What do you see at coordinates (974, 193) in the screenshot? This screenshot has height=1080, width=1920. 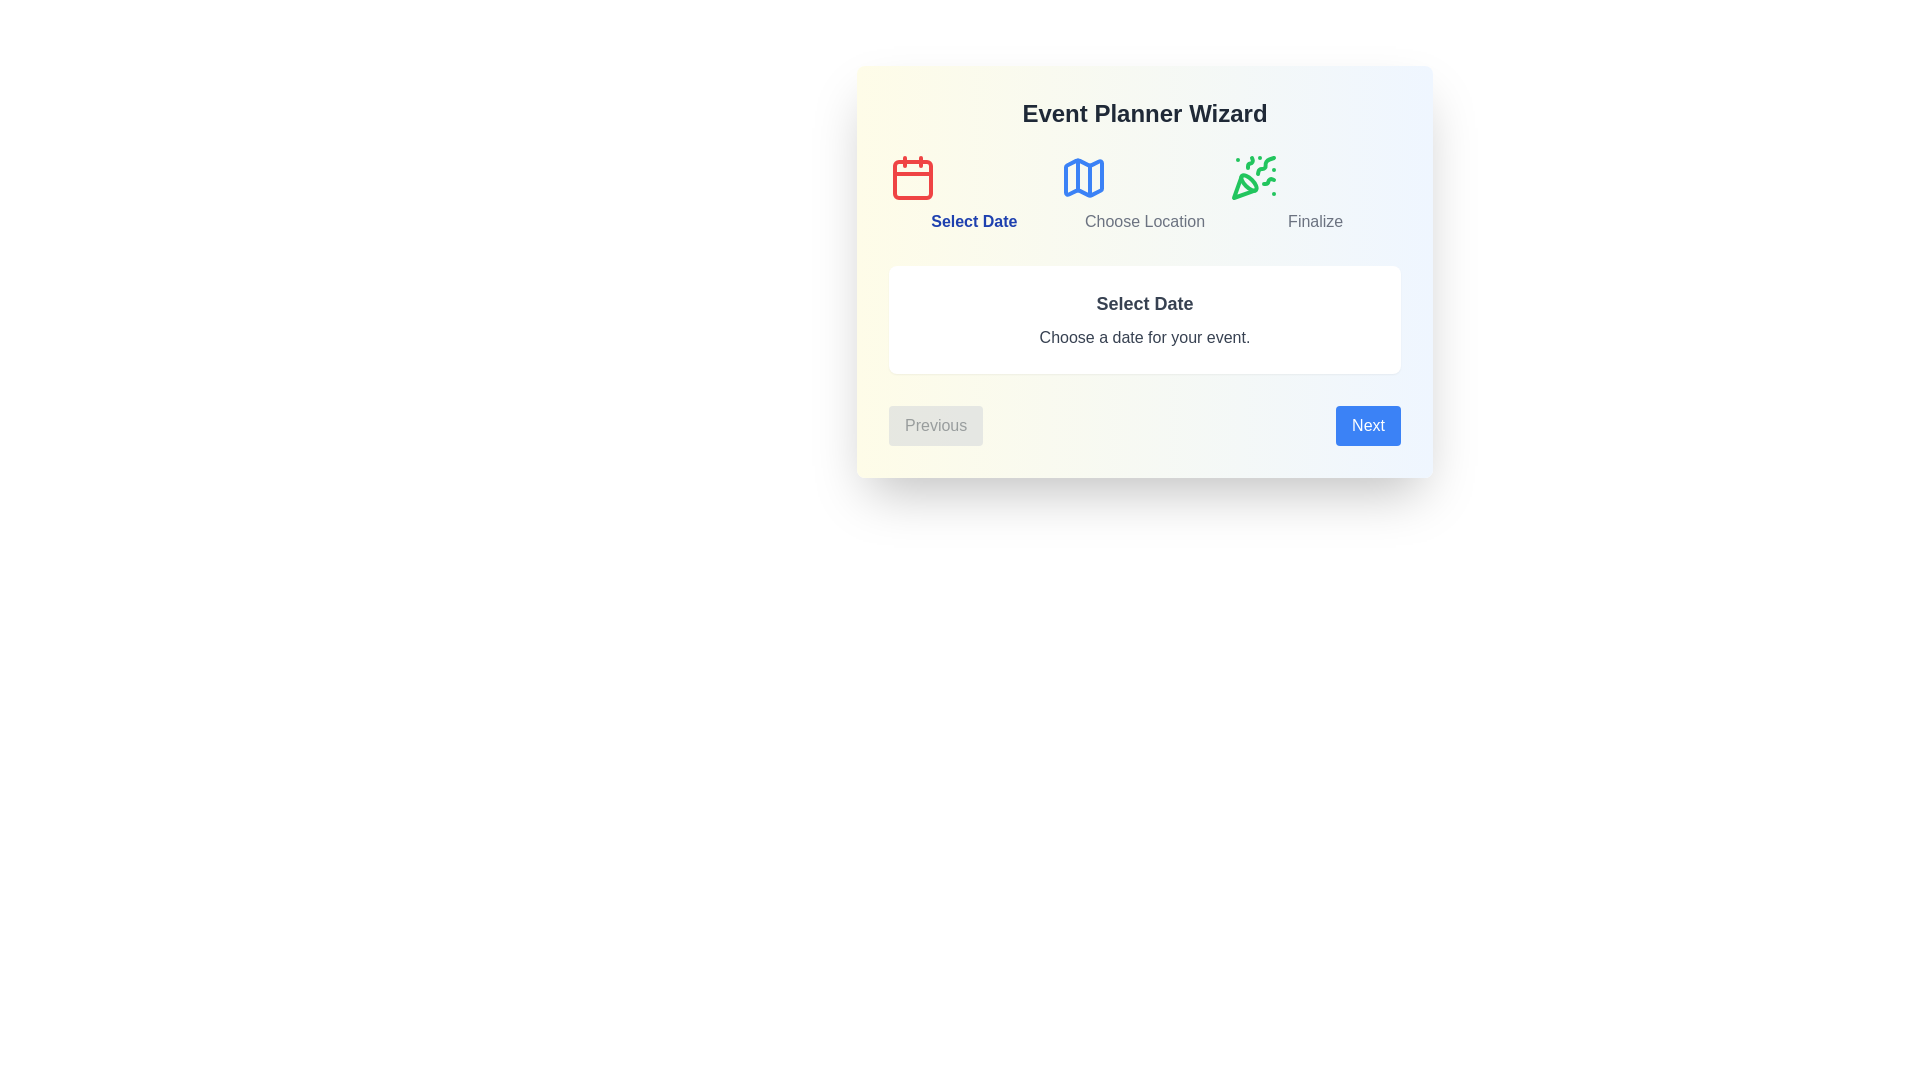 I see `the navigation step labeled Select Date to switch to the corresponding section` at bounding box center [974, 193].